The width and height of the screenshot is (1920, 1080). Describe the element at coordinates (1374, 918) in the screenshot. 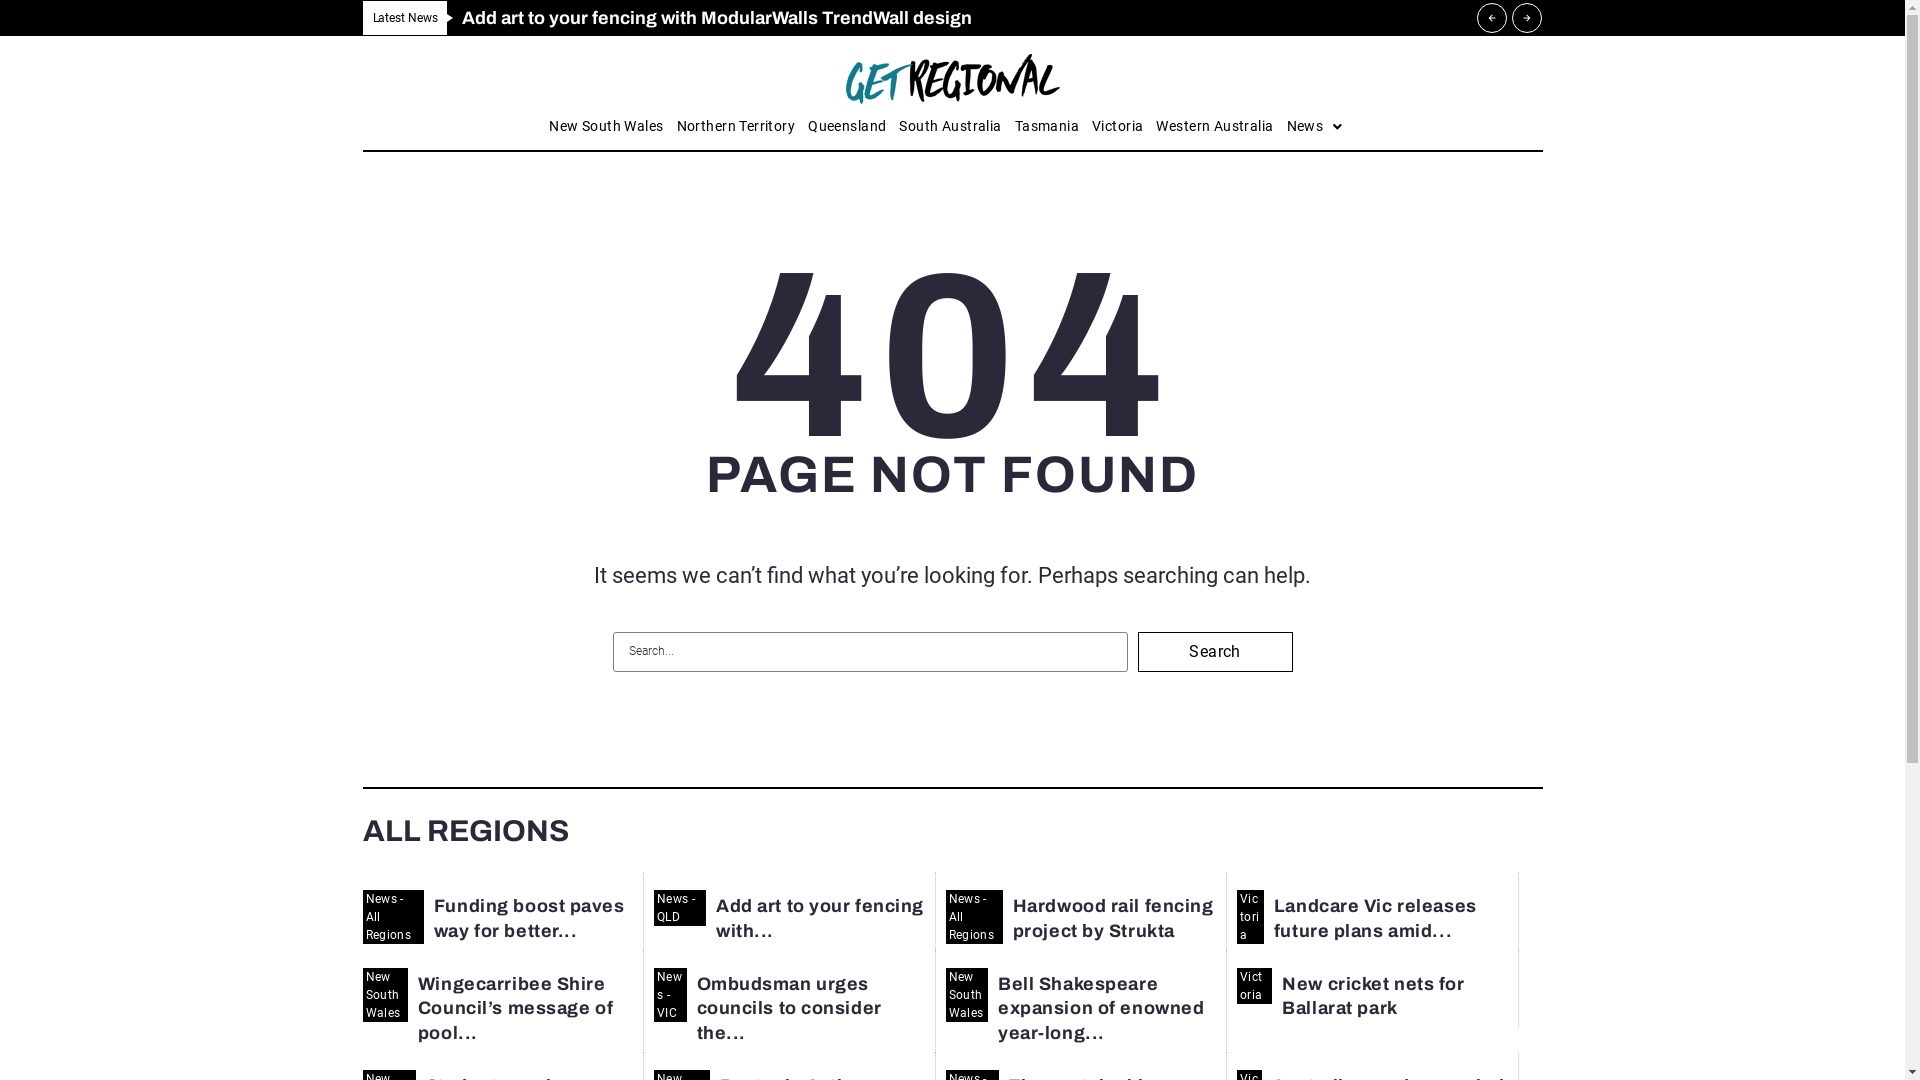

I see `'Landcare Vic releases future plans amid...'` at that location.